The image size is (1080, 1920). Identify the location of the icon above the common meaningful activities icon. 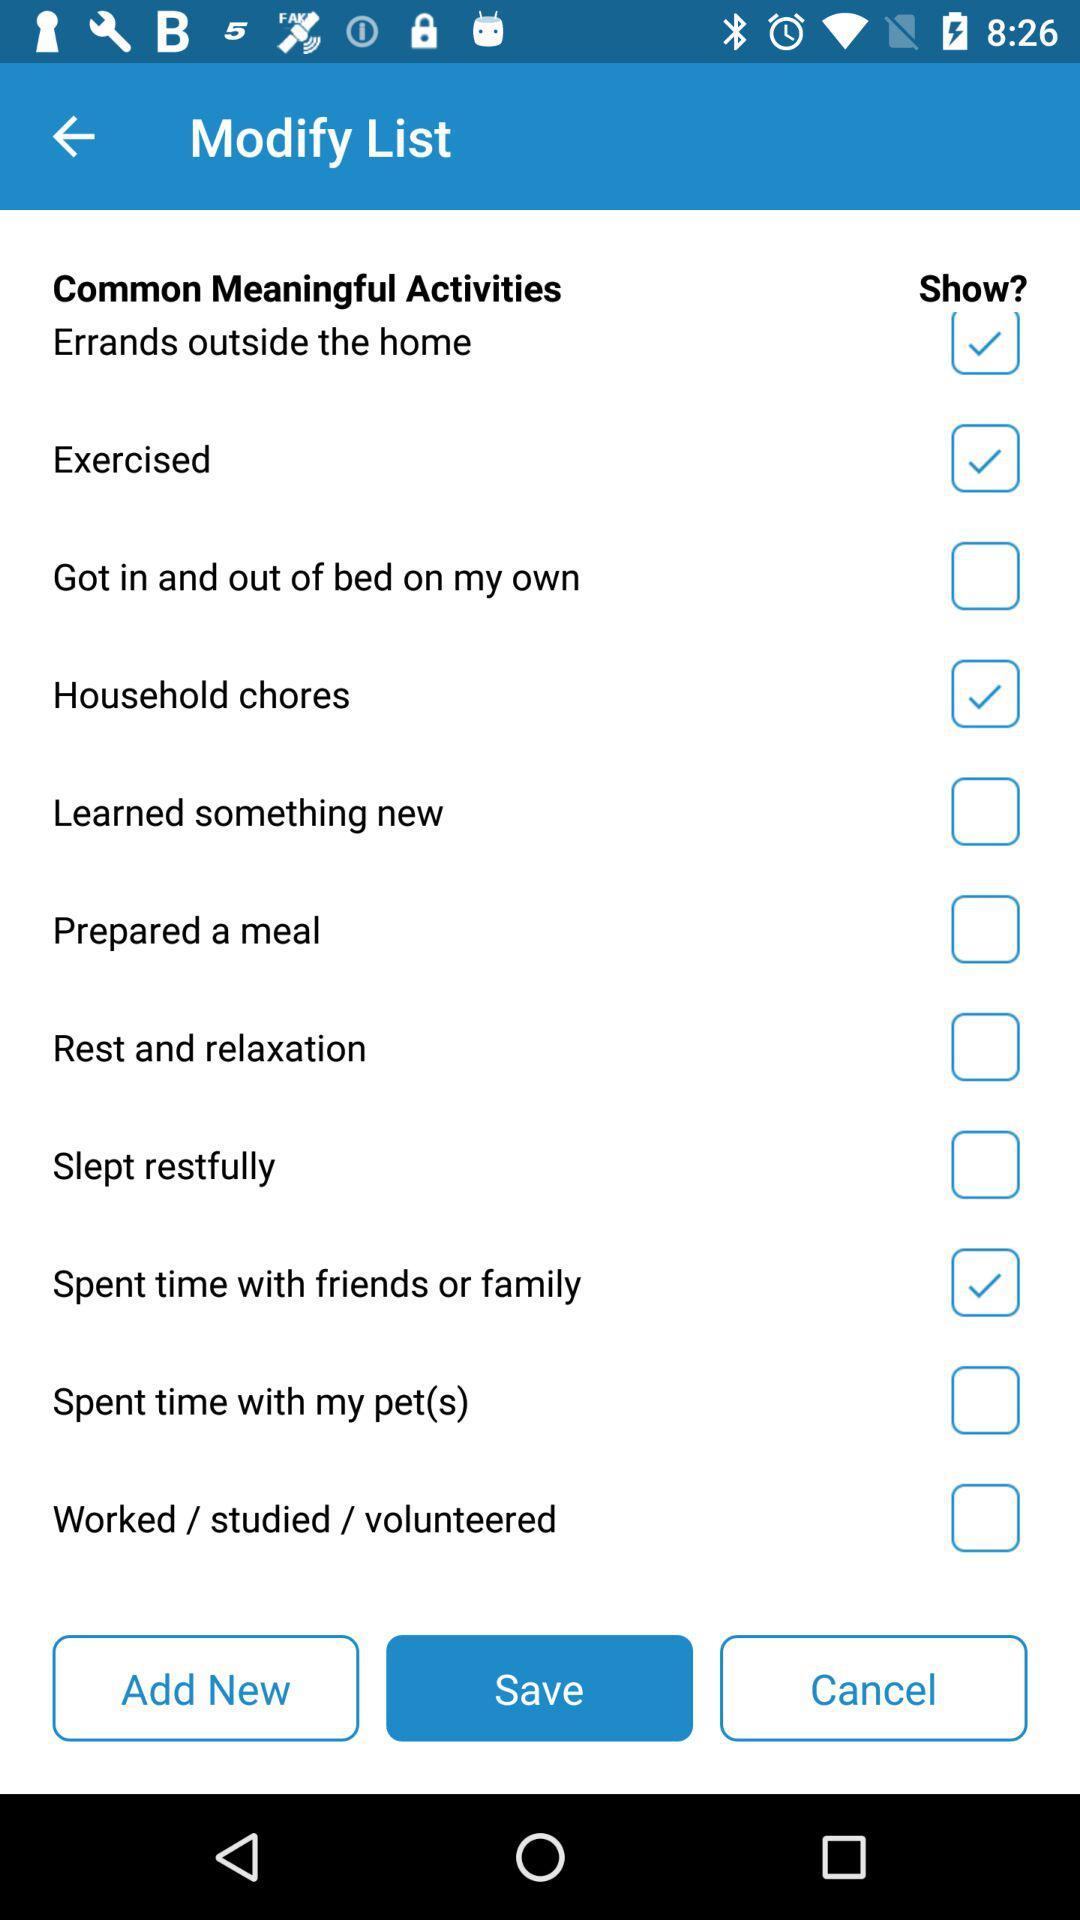
(72, 135).